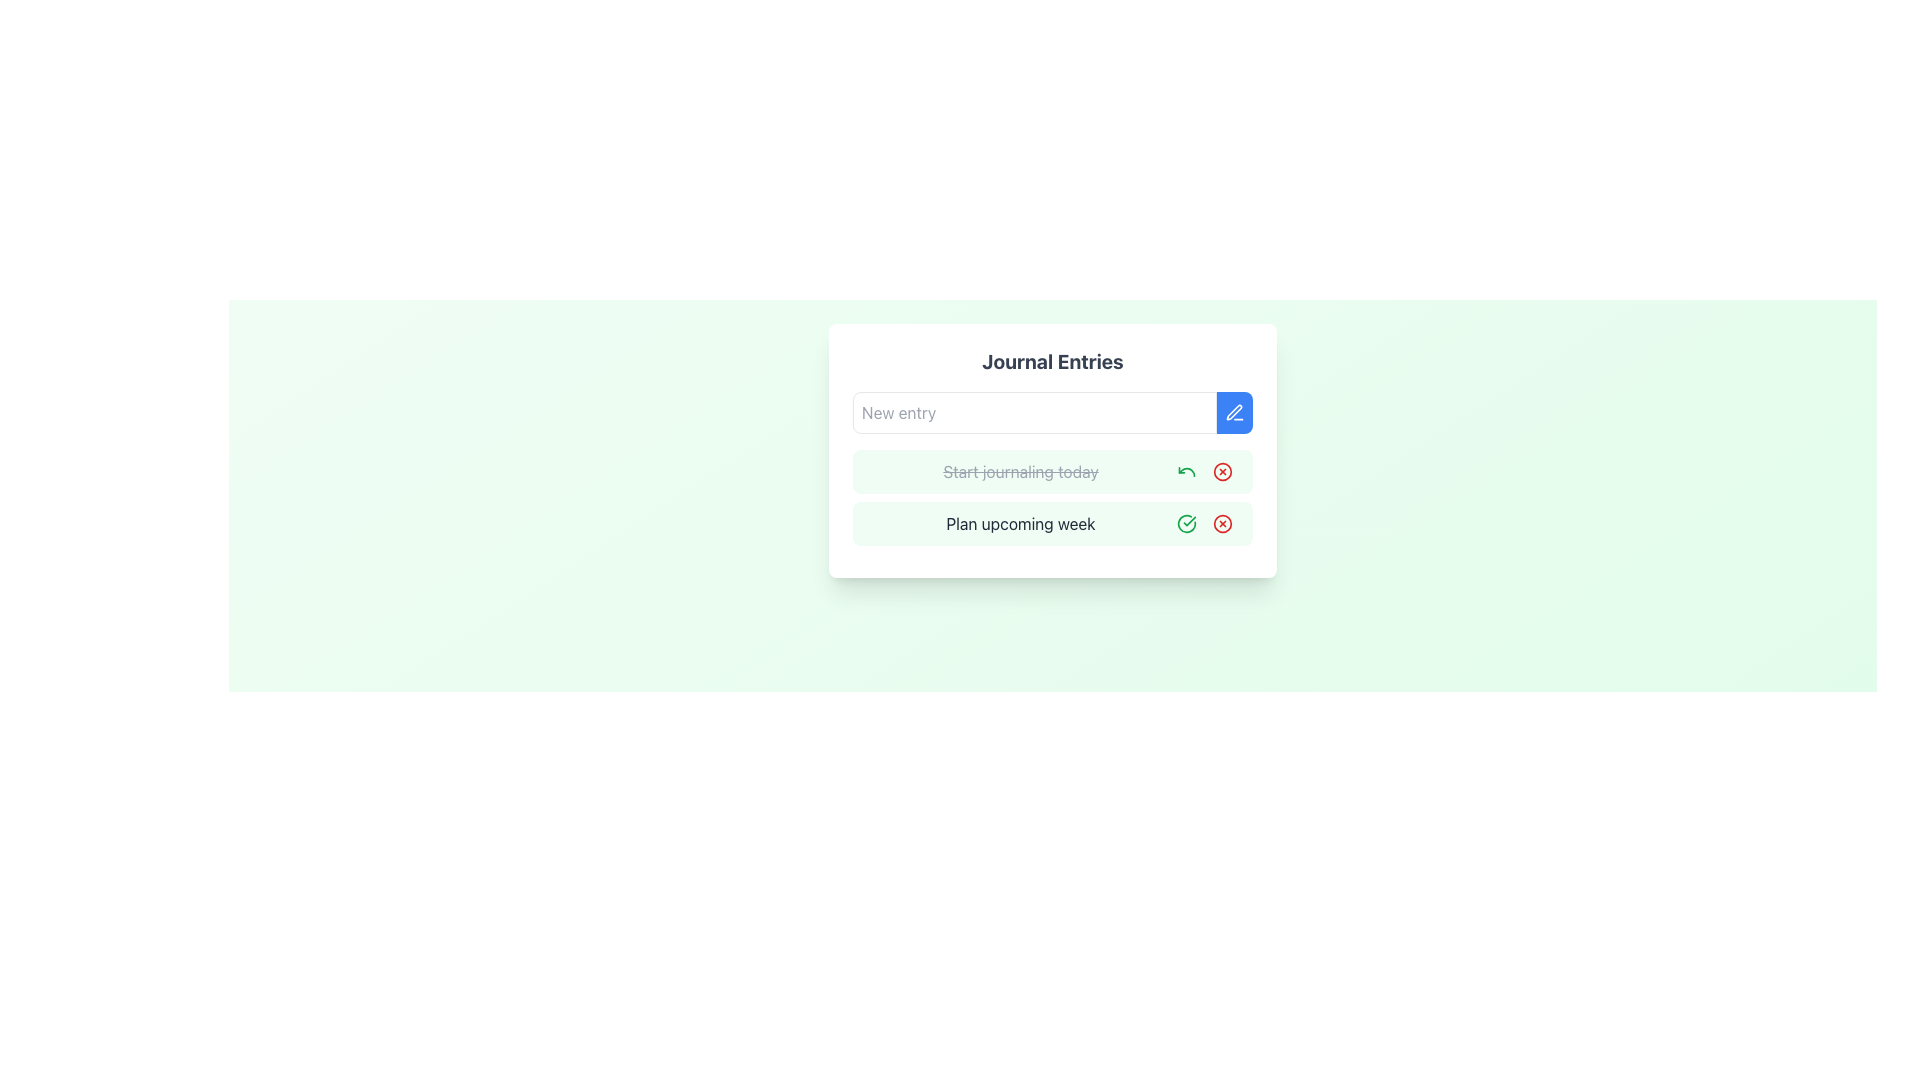 The image size is (1920, 1080). I want to click on the text of the second List Item with Action Buttons under the row labeled 'Start journaling today' to focus on the task, so click(1051, 523).